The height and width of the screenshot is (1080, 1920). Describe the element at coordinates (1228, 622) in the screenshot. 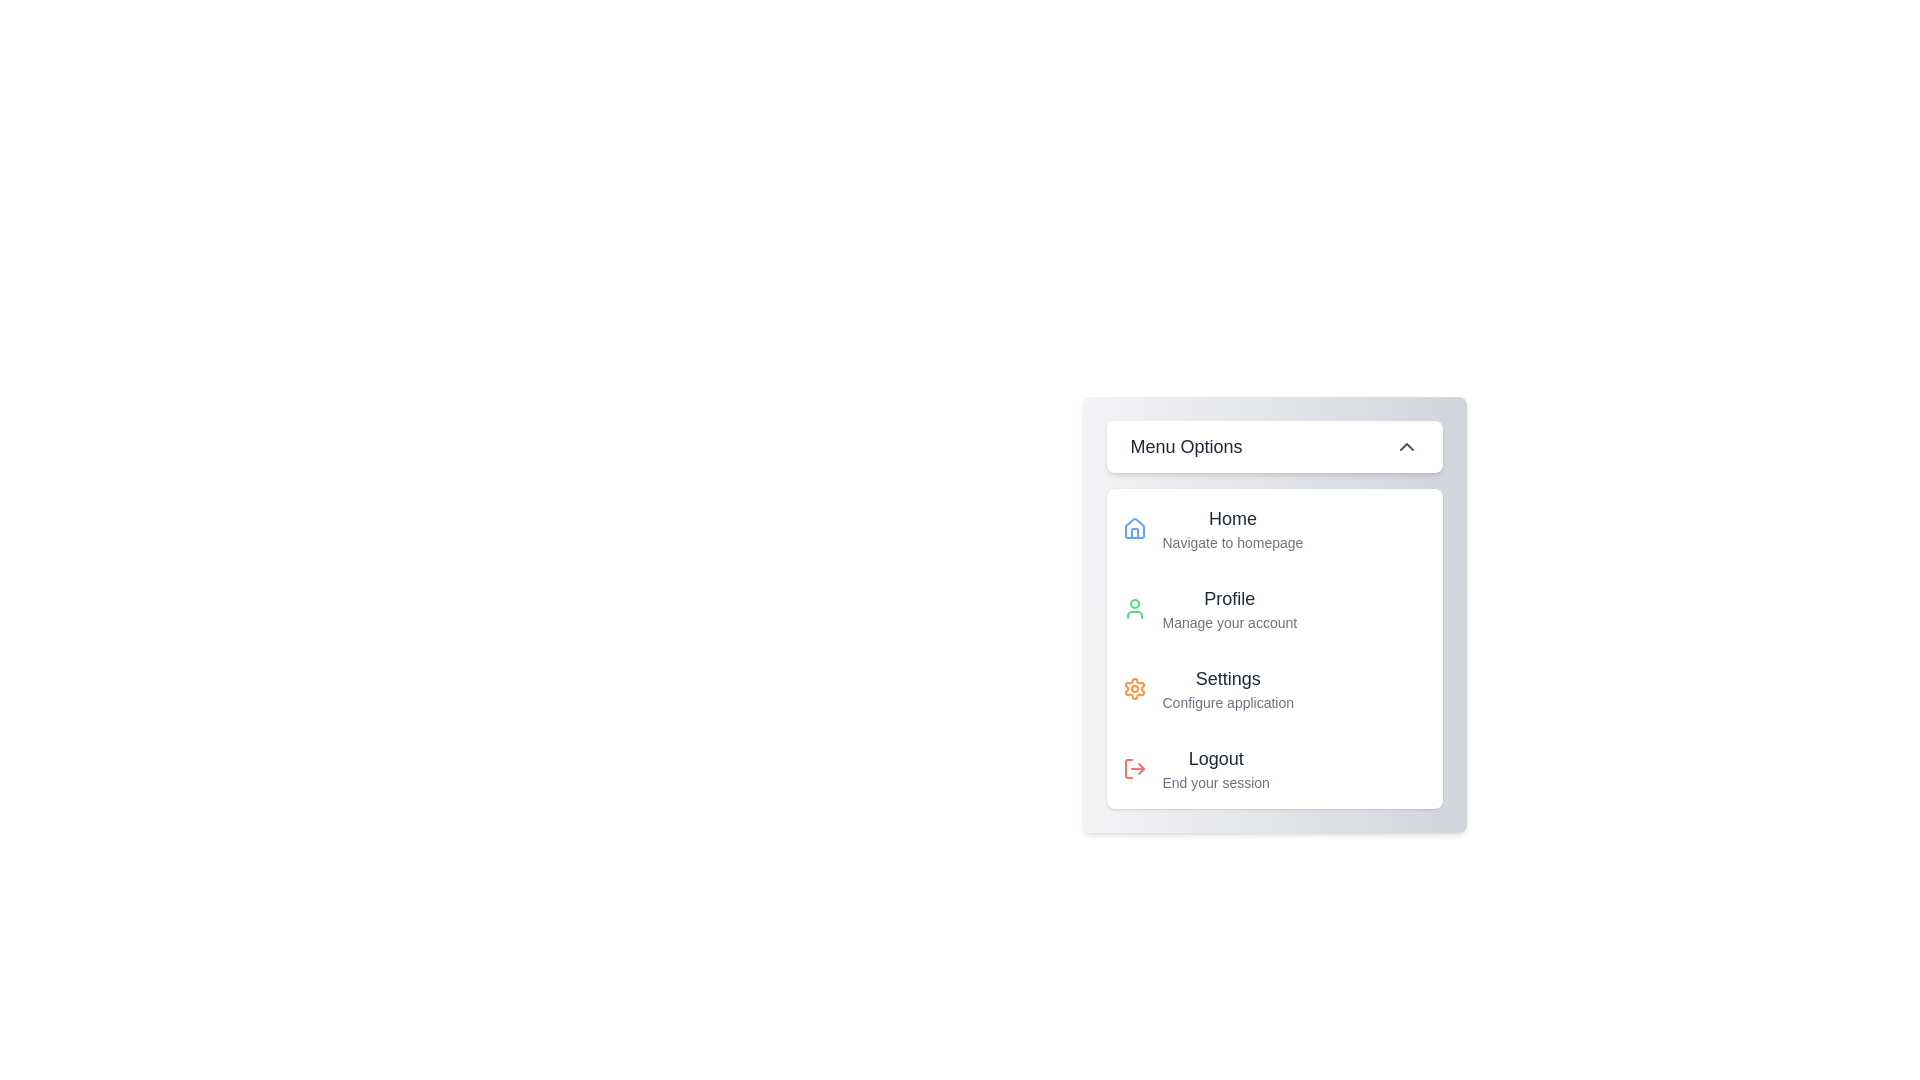

I see `the small gray text label that reads 'Manage your account', positioned beneath the 'Profile' label in the vertical menu layout` at that location.